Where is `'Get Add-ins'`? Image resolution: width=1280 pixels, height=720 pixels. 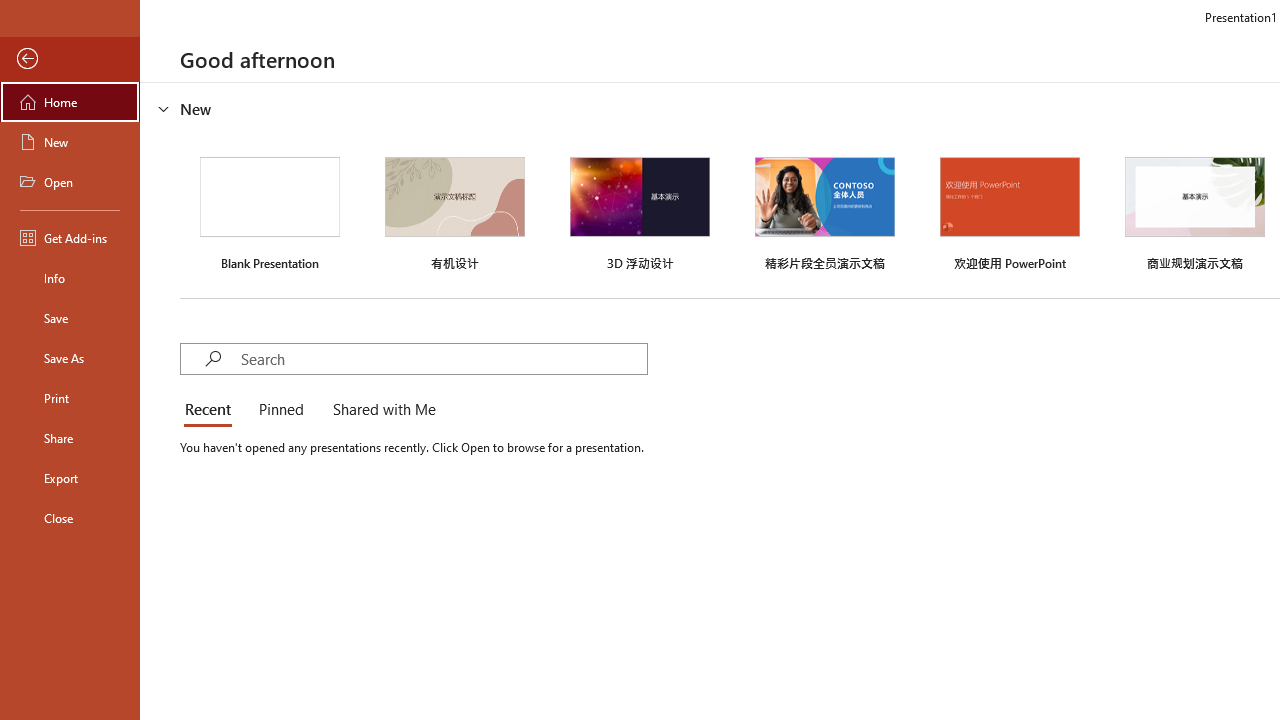
'Get Add-ins' is located at coordinates (69, 236).